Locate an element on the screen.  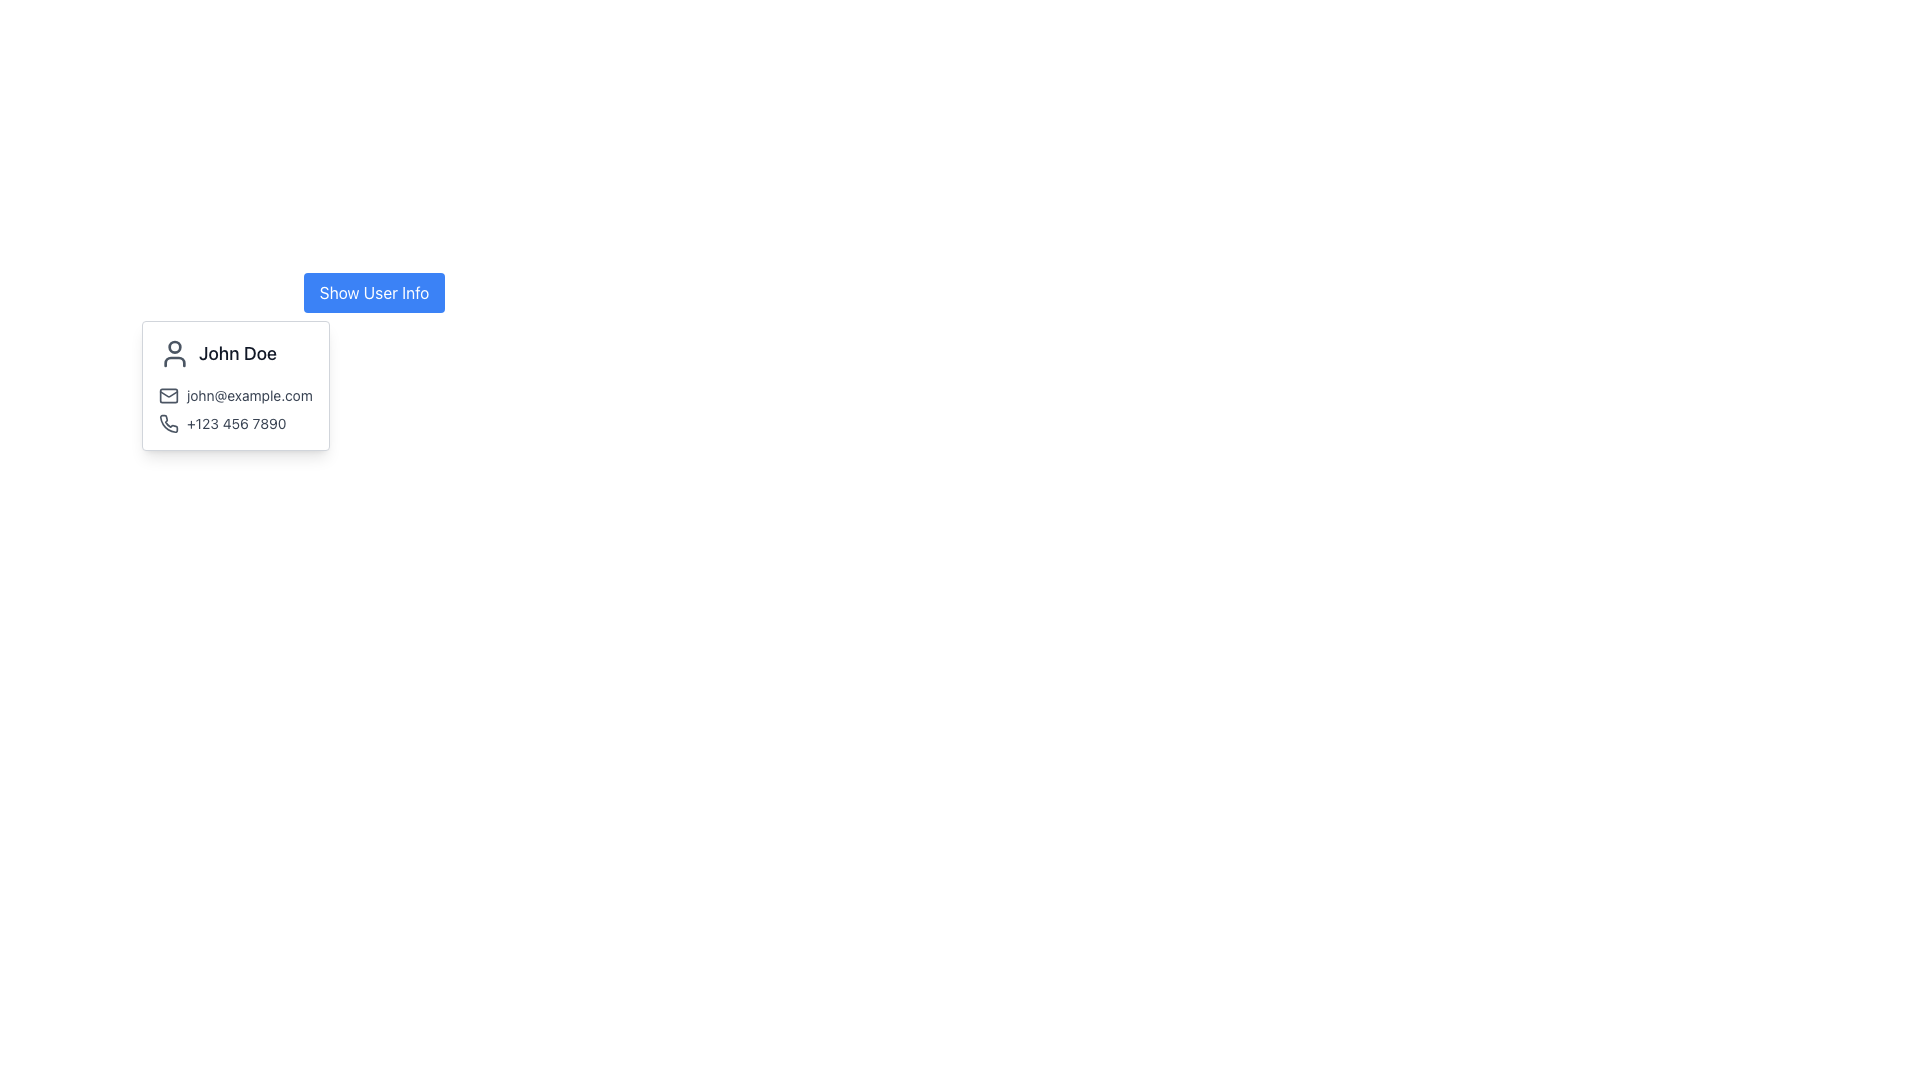
the user profile icon located at the top-left corner of a rectangular card component, adjacent to the text 'John Doe' is located at coordinates (174, 353).